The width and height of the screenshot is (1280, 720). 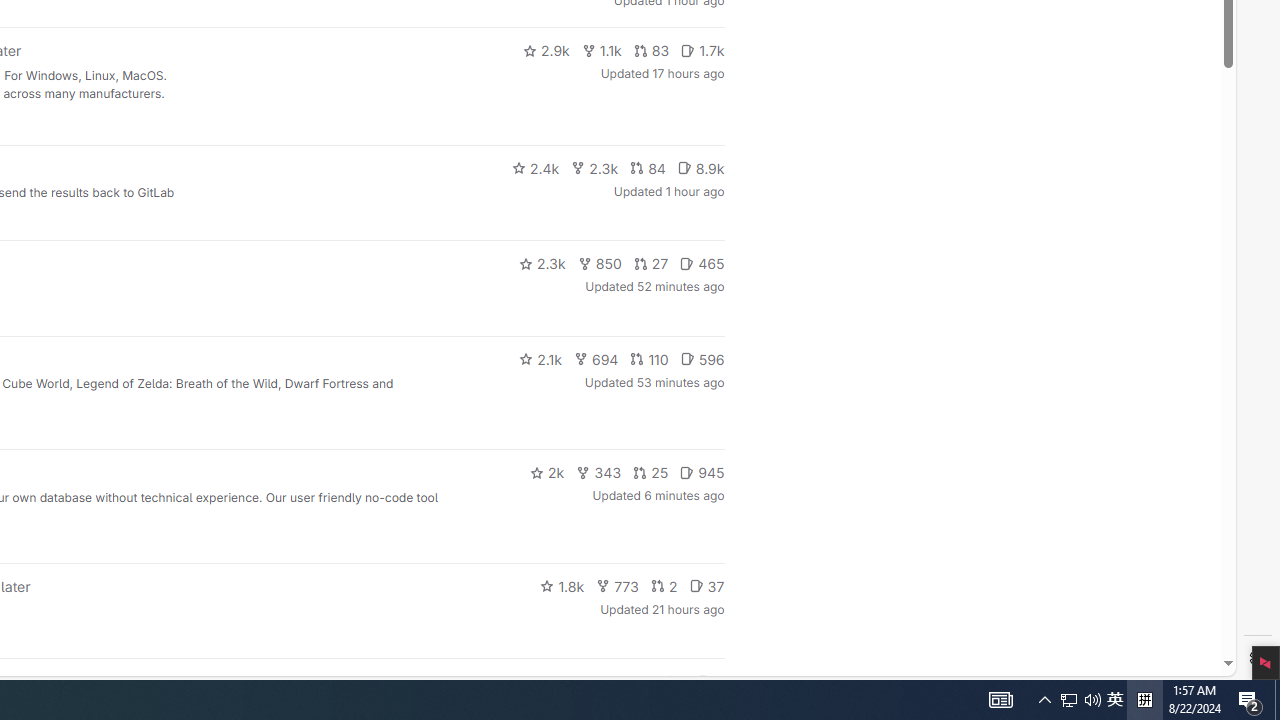 What do you see at coordinates (702, 262) in the screenshot?
I see `'465'` at bounding box center [702, 262].